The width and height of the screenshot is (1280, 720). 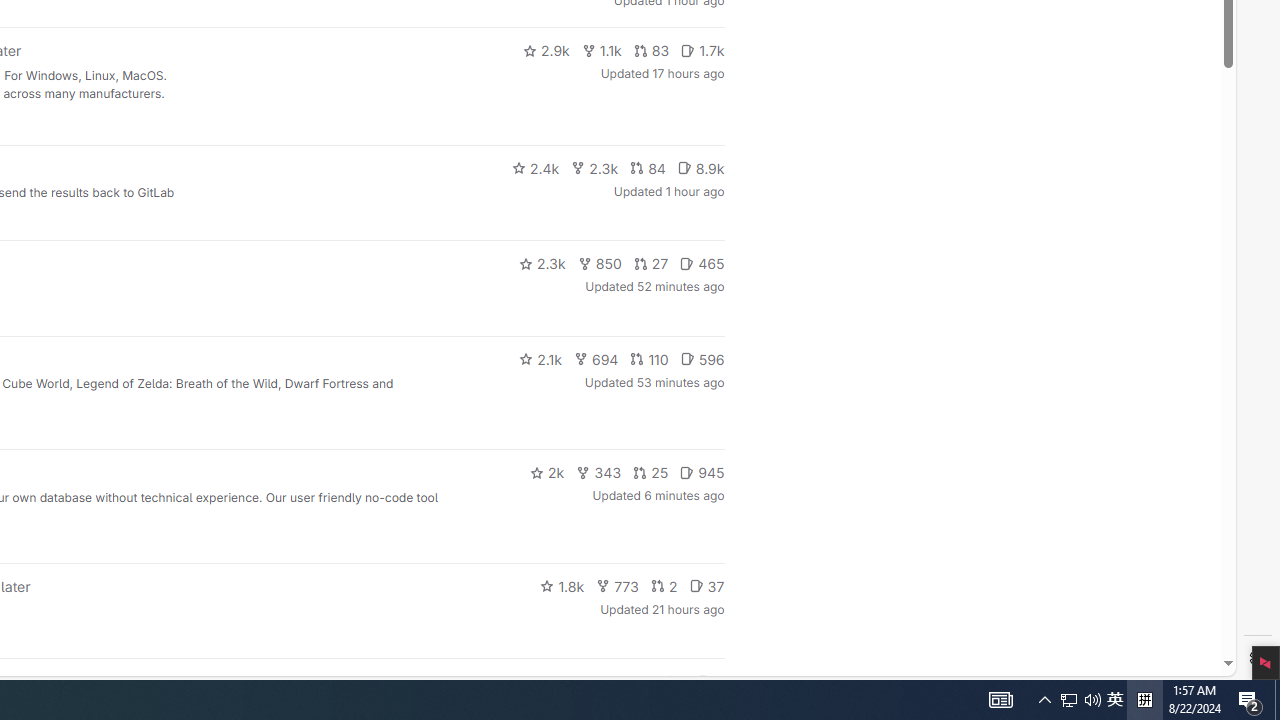 What do you see at coordinates (702, 262) in the screenshot?
I see `'465'` at bounding box center [702, 262].